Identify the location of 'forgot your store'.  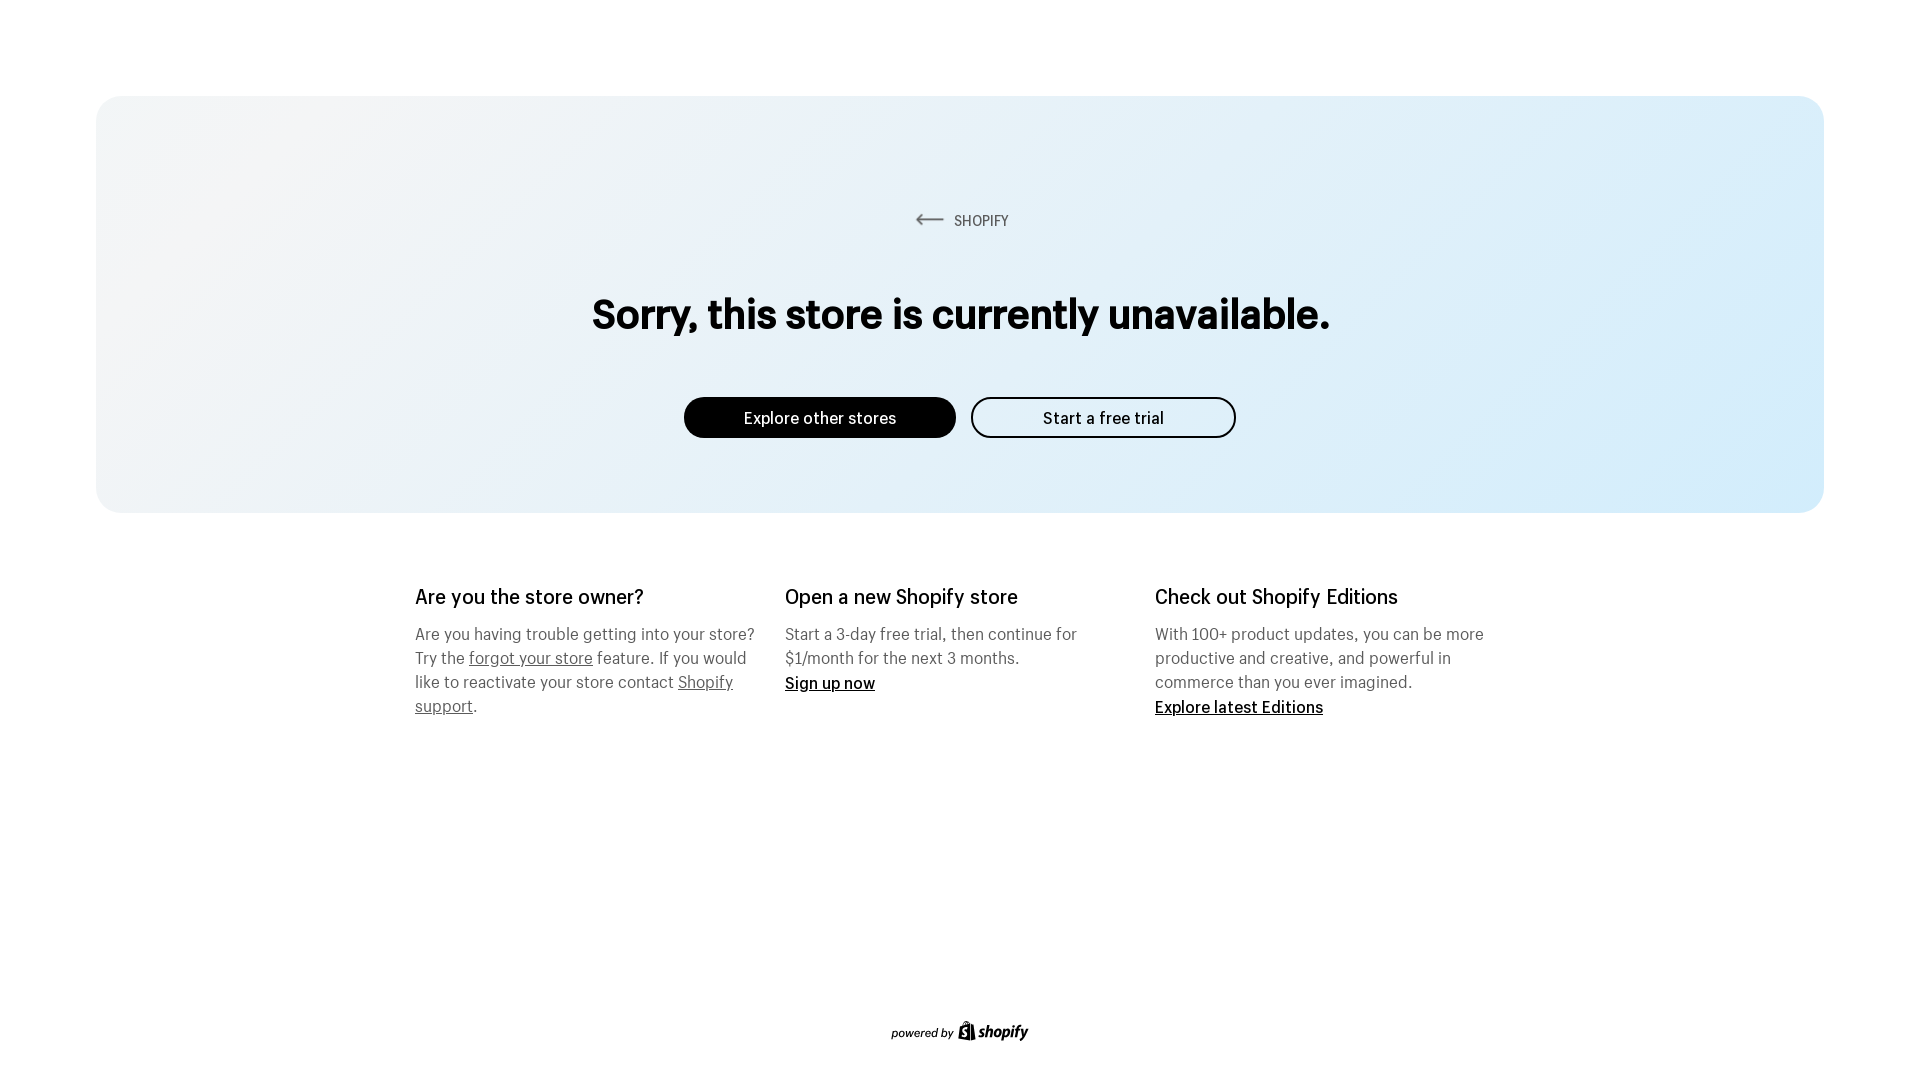
(531, 655).